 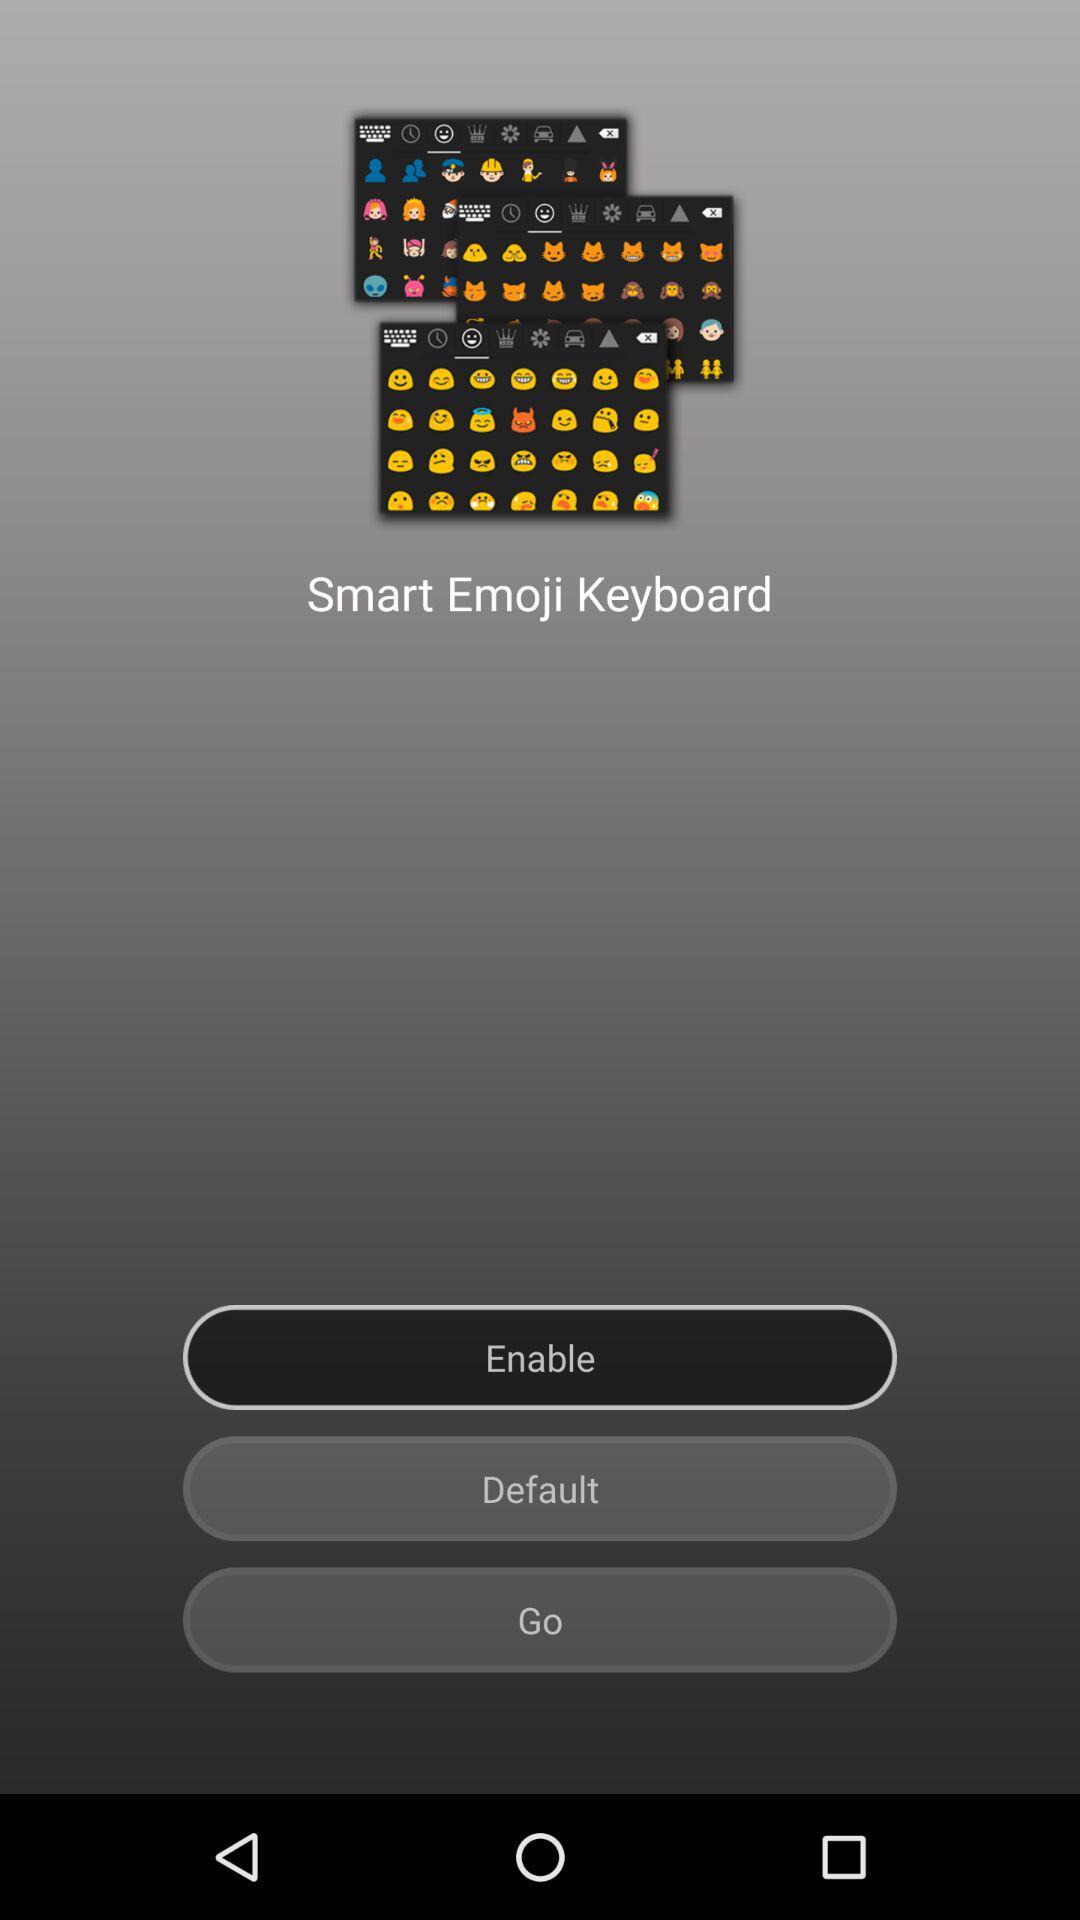 I want to click on the app below smart emoji keyboard icon, so click(x=540, y=1357).